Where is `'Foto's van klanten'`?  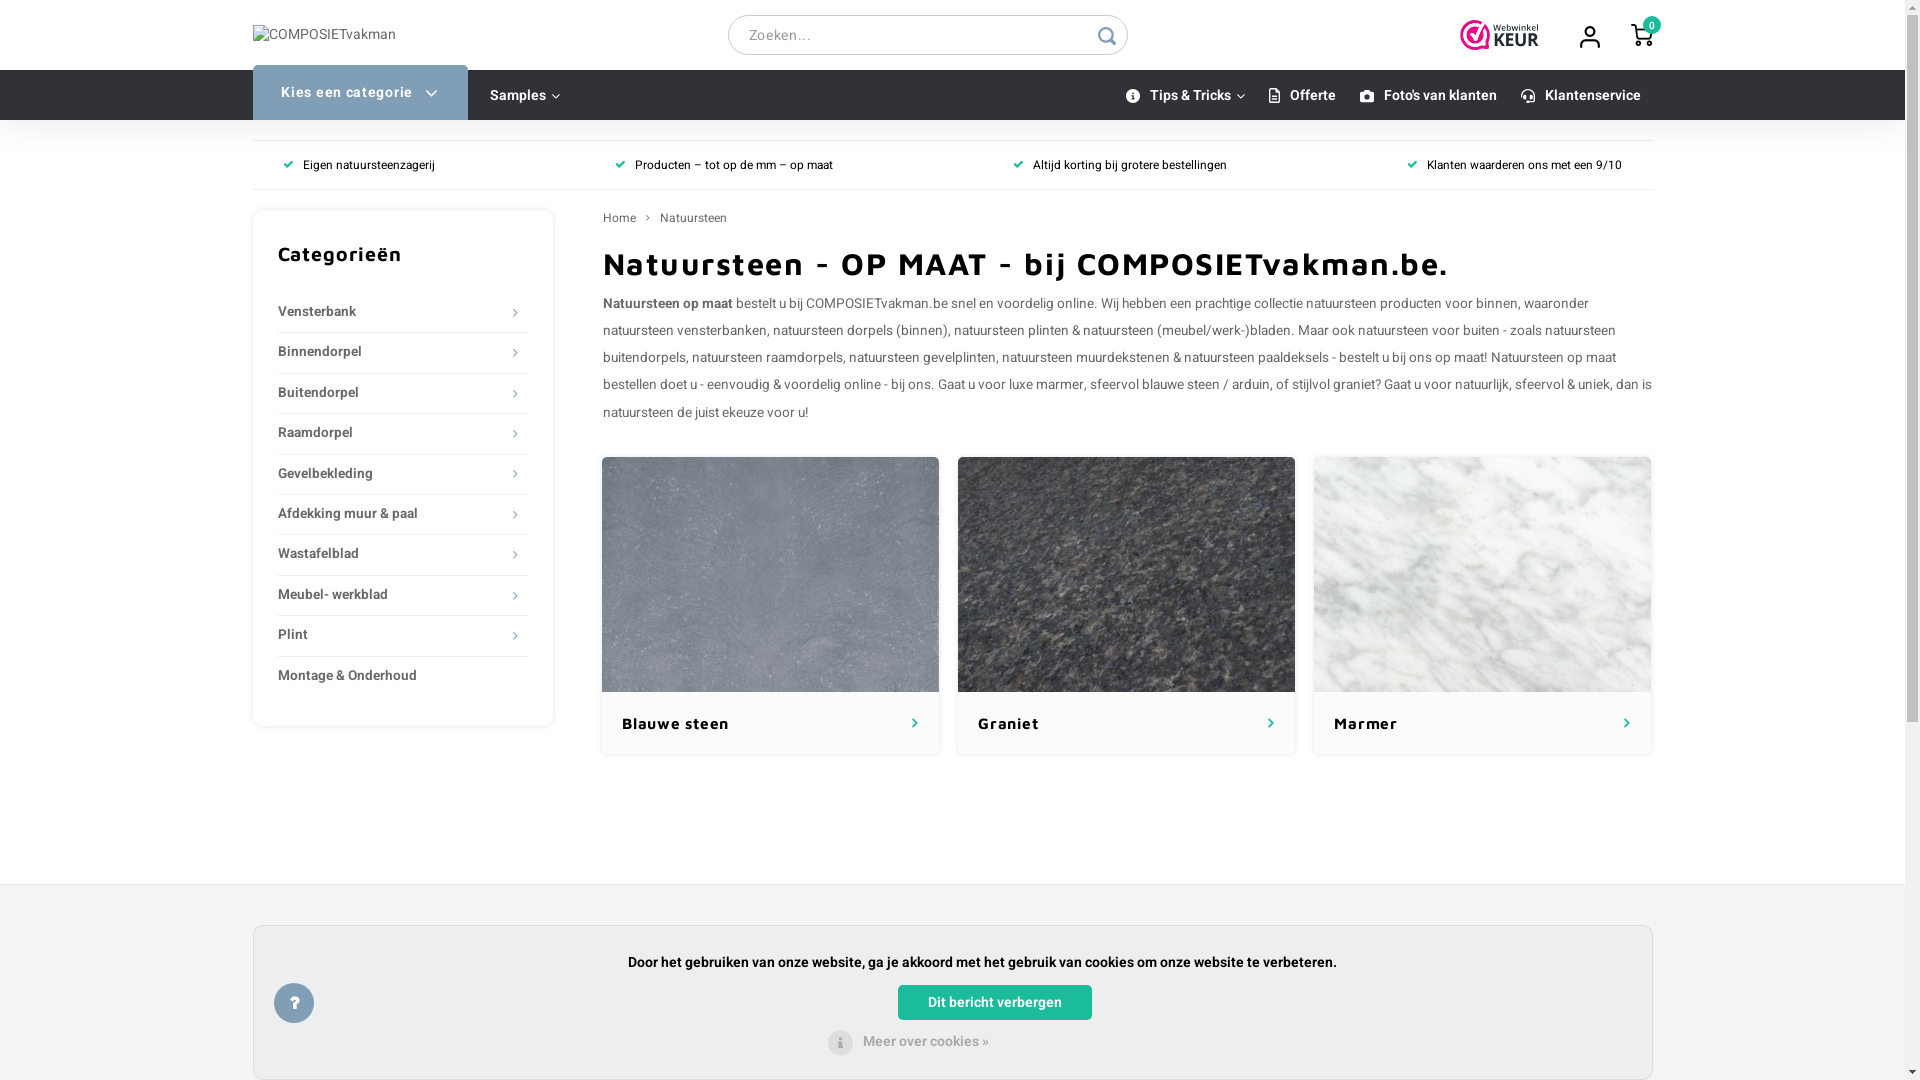
'Foto's van klanten' is located at coordinates (1427, 96).